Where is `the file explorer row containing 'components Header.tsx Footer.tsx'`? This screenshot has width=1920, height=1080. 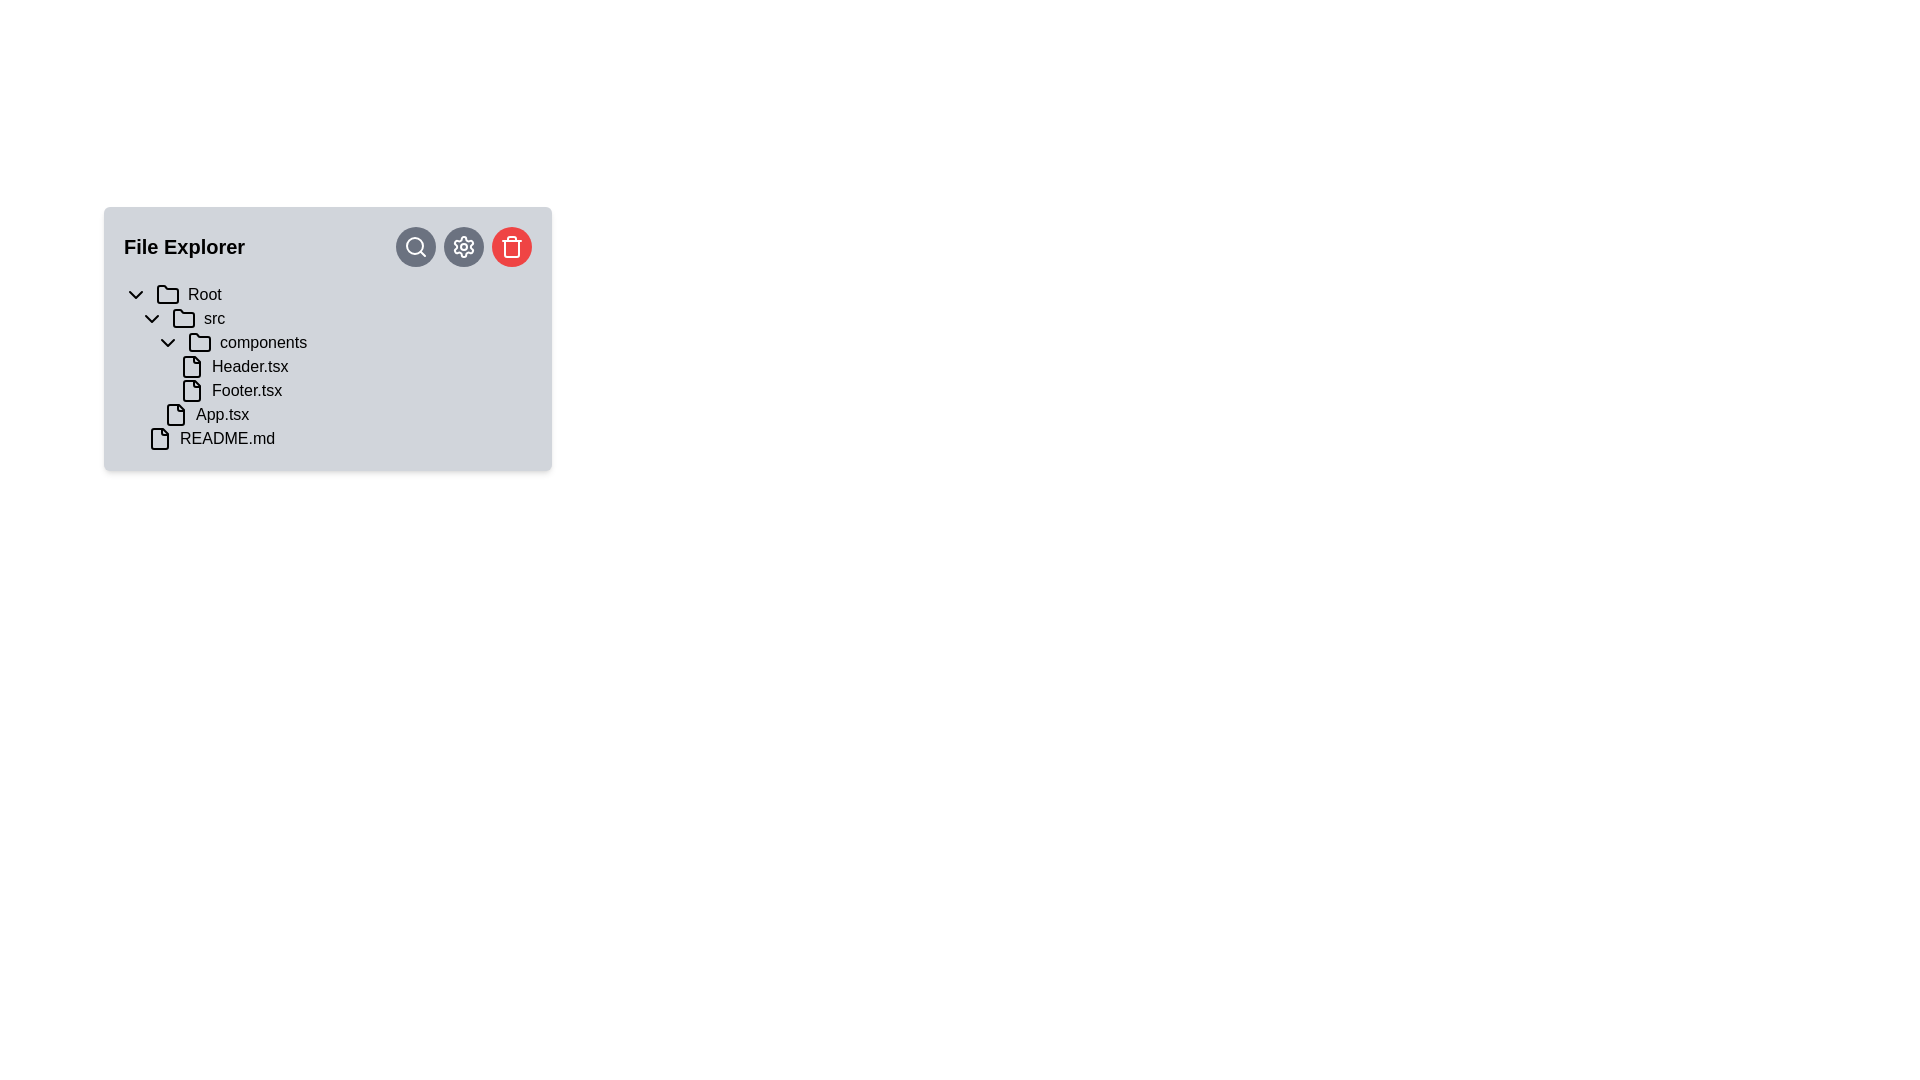 the file explorer row containing 'components Header.tsx Footer.tsx' is located at coordinates (344, 366).